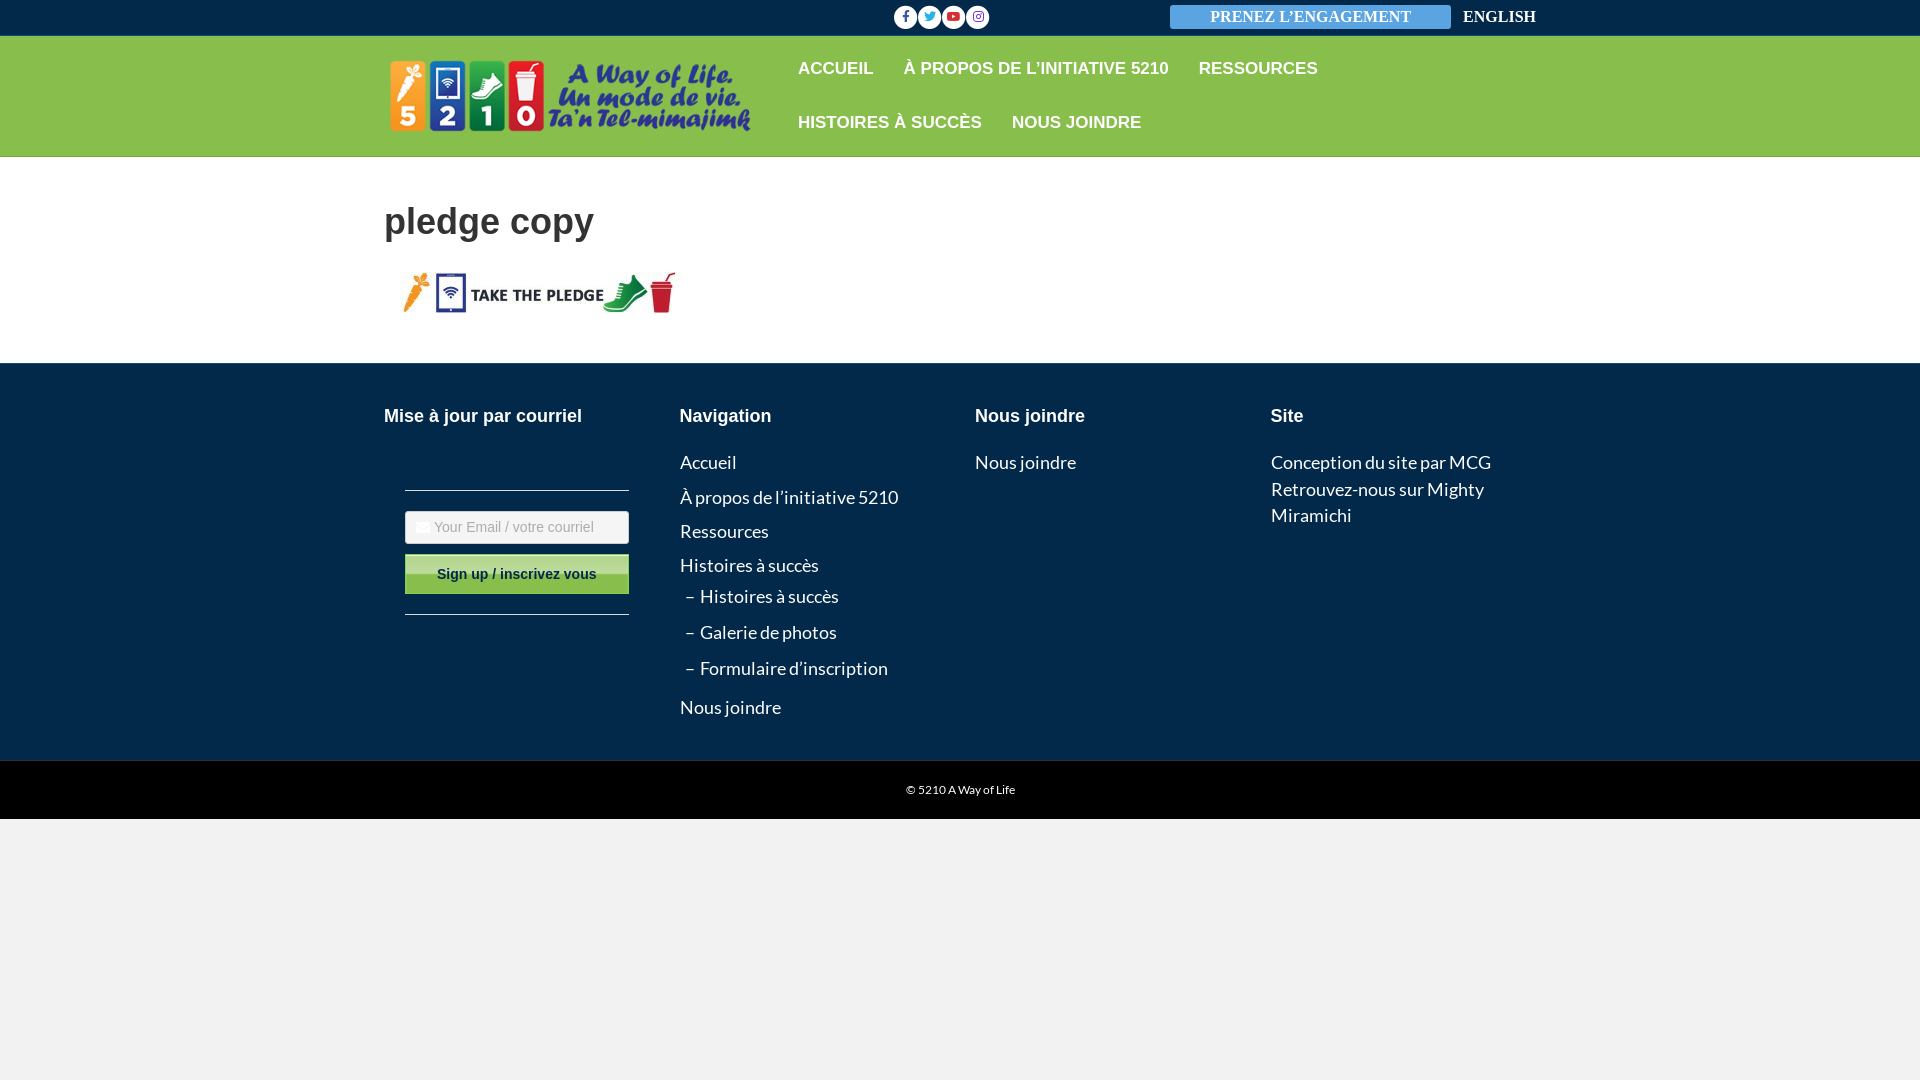 The image size is (1920, 1080). What do you see at coordinates (517, 574) in the screenshot?
I see `'Sign up / inscrivez vous'` at bounding box center [517, 574].